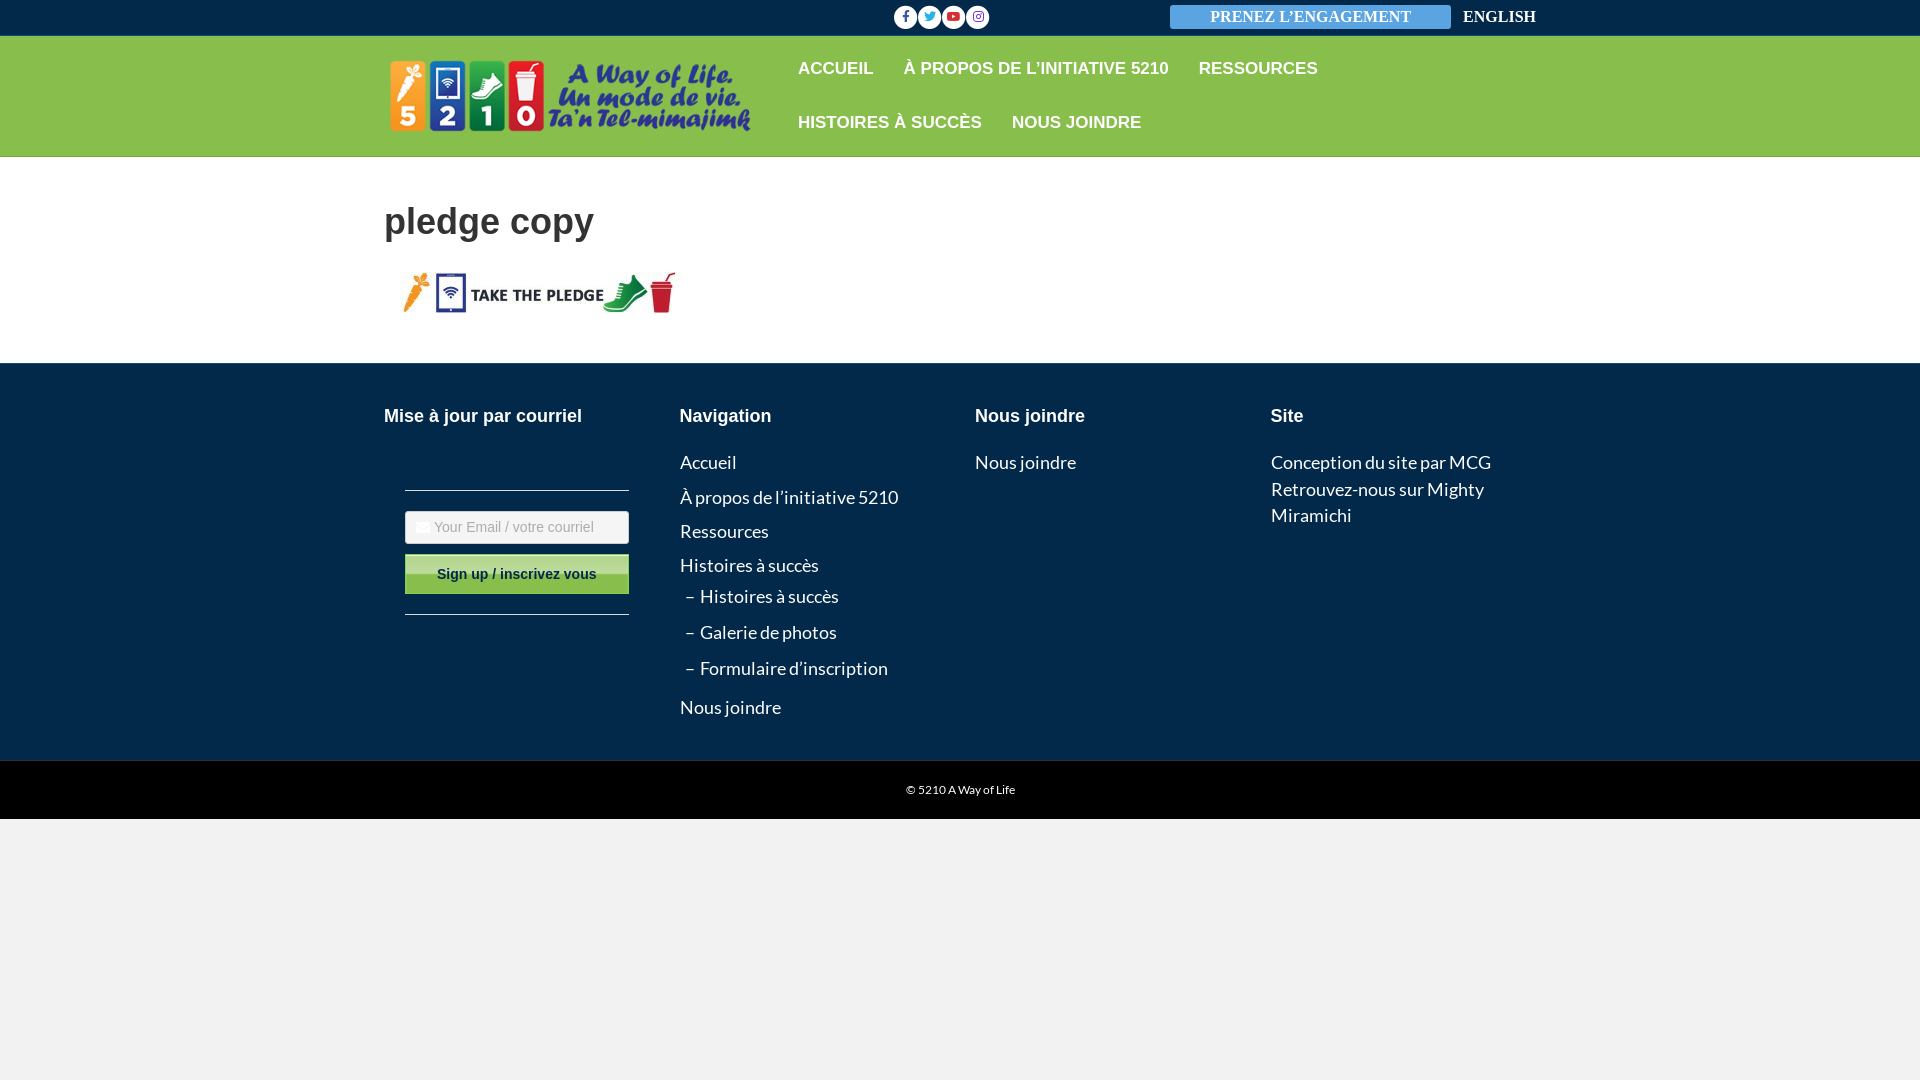 The image size is (1920, 1080). What do you see at coordinates (517, 574) in the screenshot?
I see `'Sign up / inscrivez vous'` at bounding box center [517, 574].